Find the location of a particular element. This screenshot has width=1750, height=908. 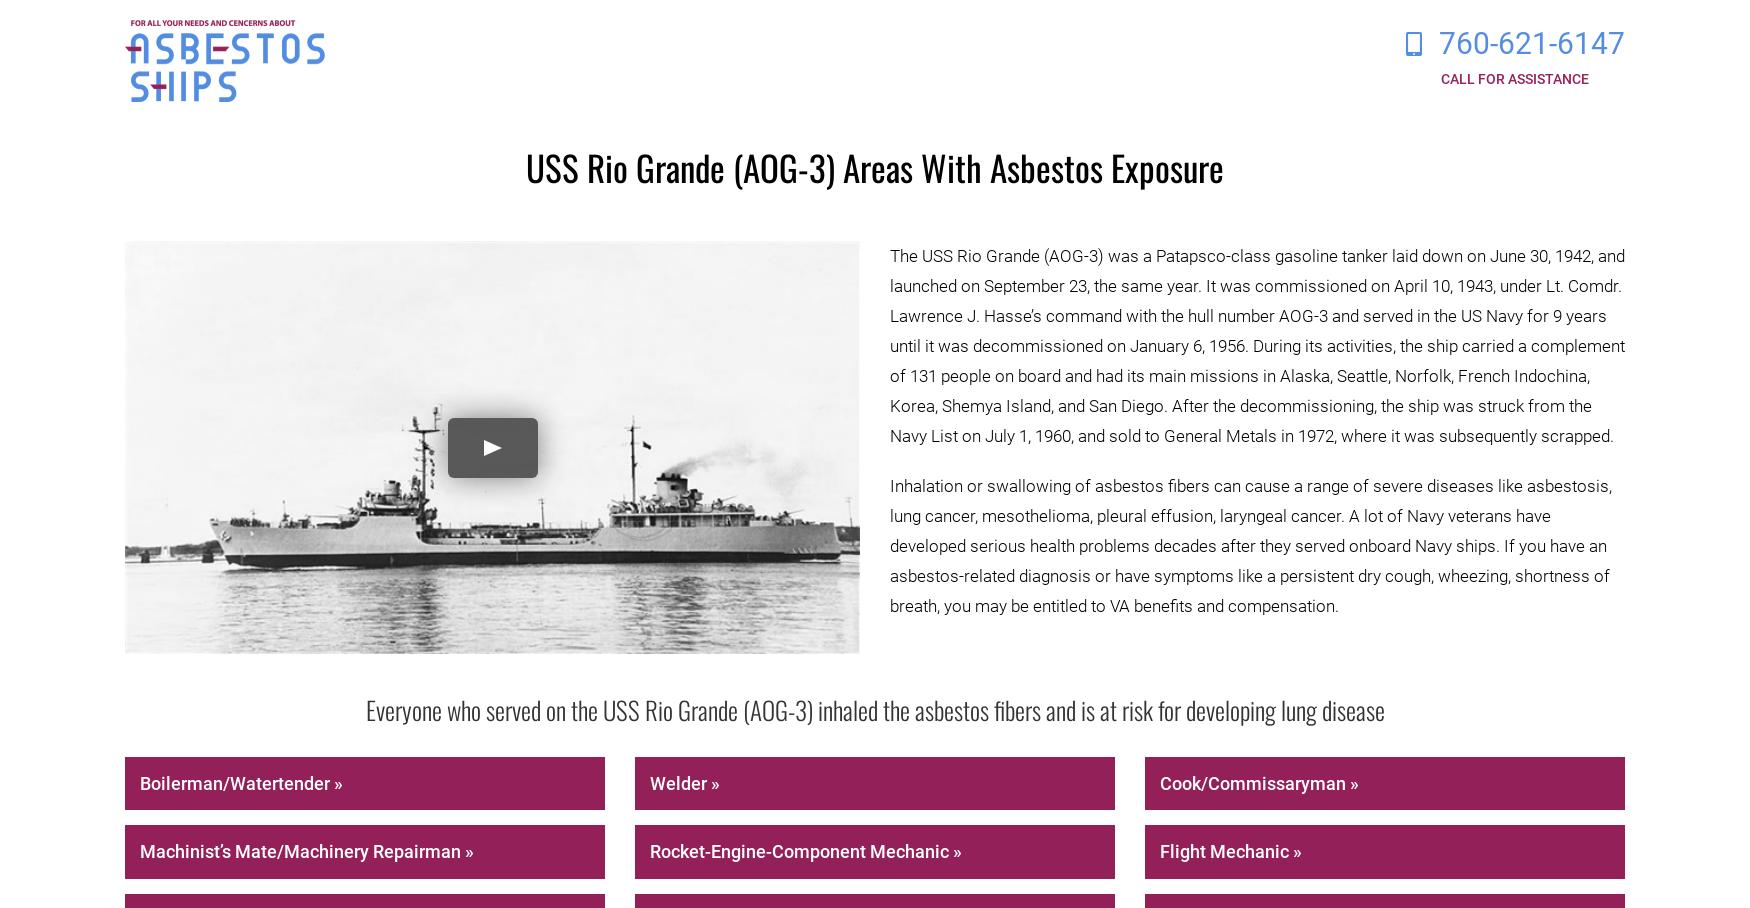

'Welder »' is located at coordinates (683, 781).